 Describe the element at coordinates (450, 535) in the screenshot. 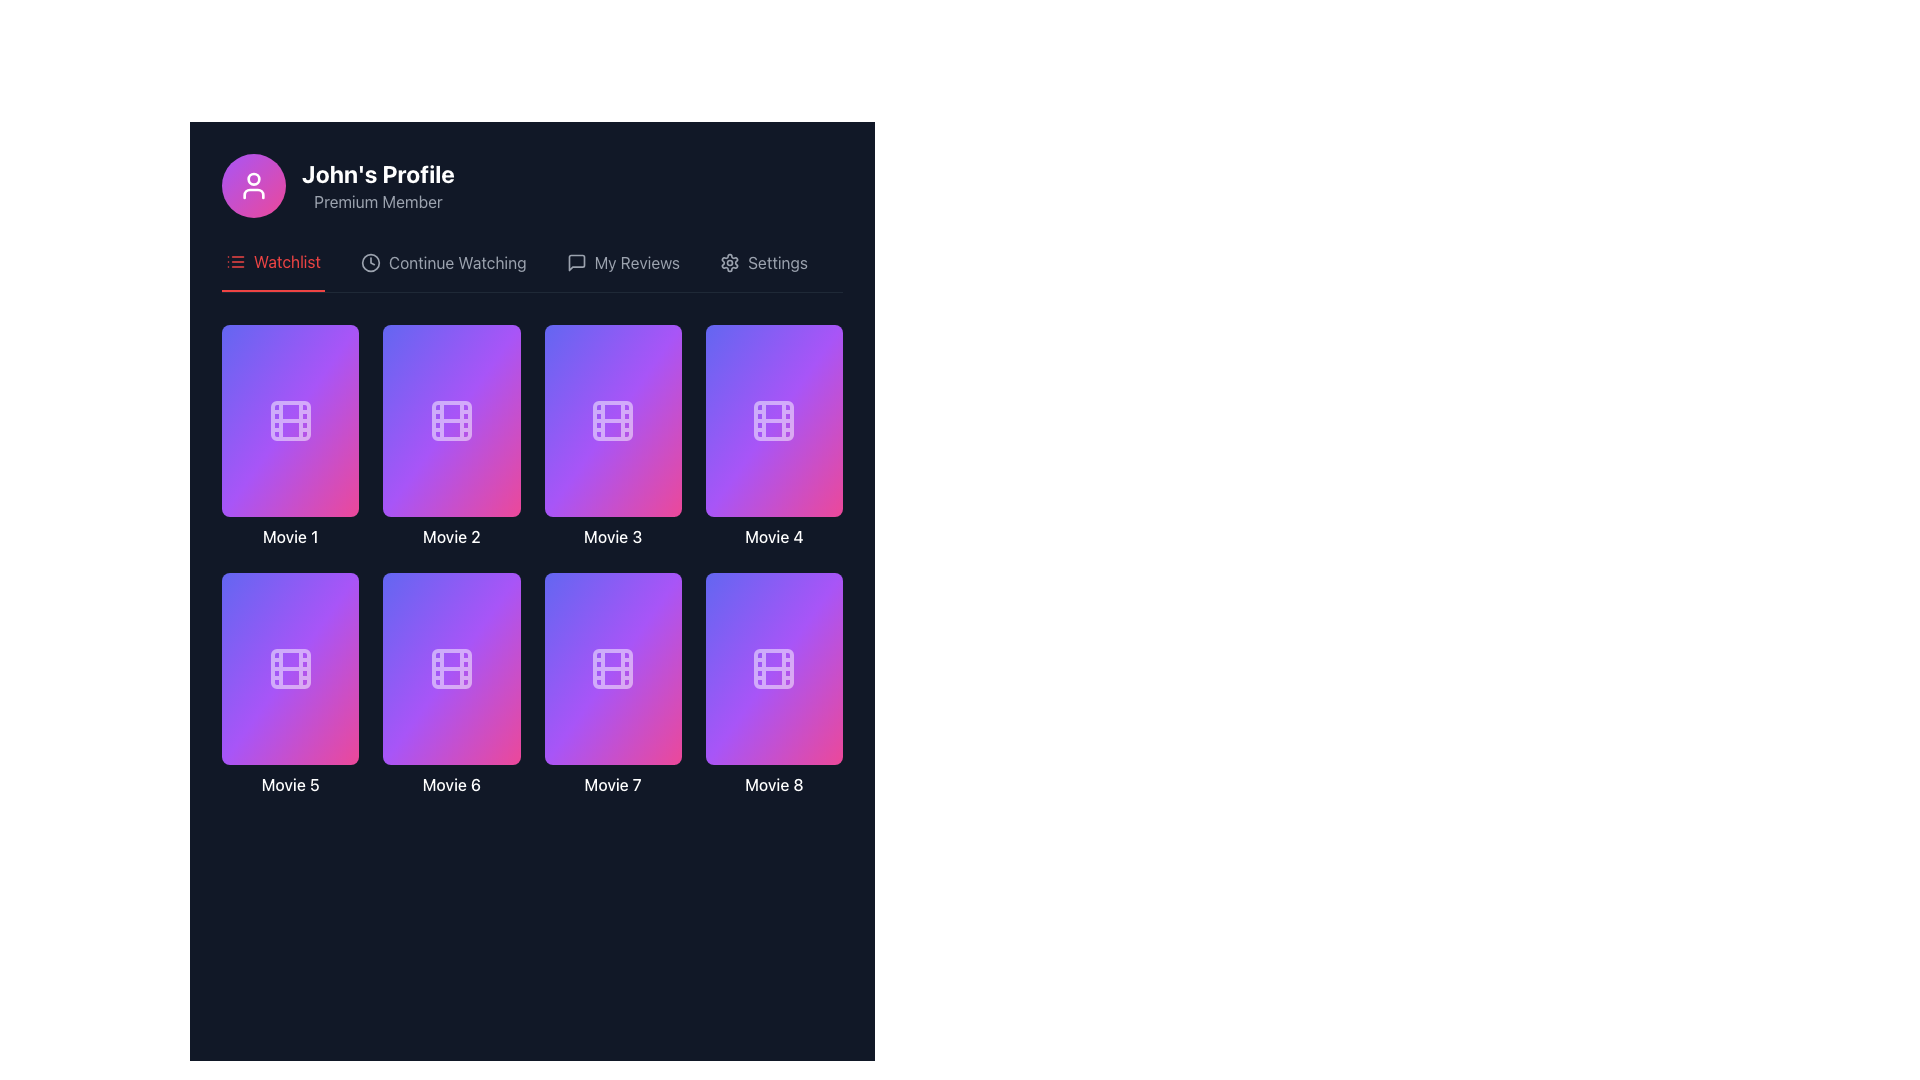

I see `the text label that displays 'Movie 2', which is located below the corresponding movie card in the second column of a 4x2 grid layout` at that location.